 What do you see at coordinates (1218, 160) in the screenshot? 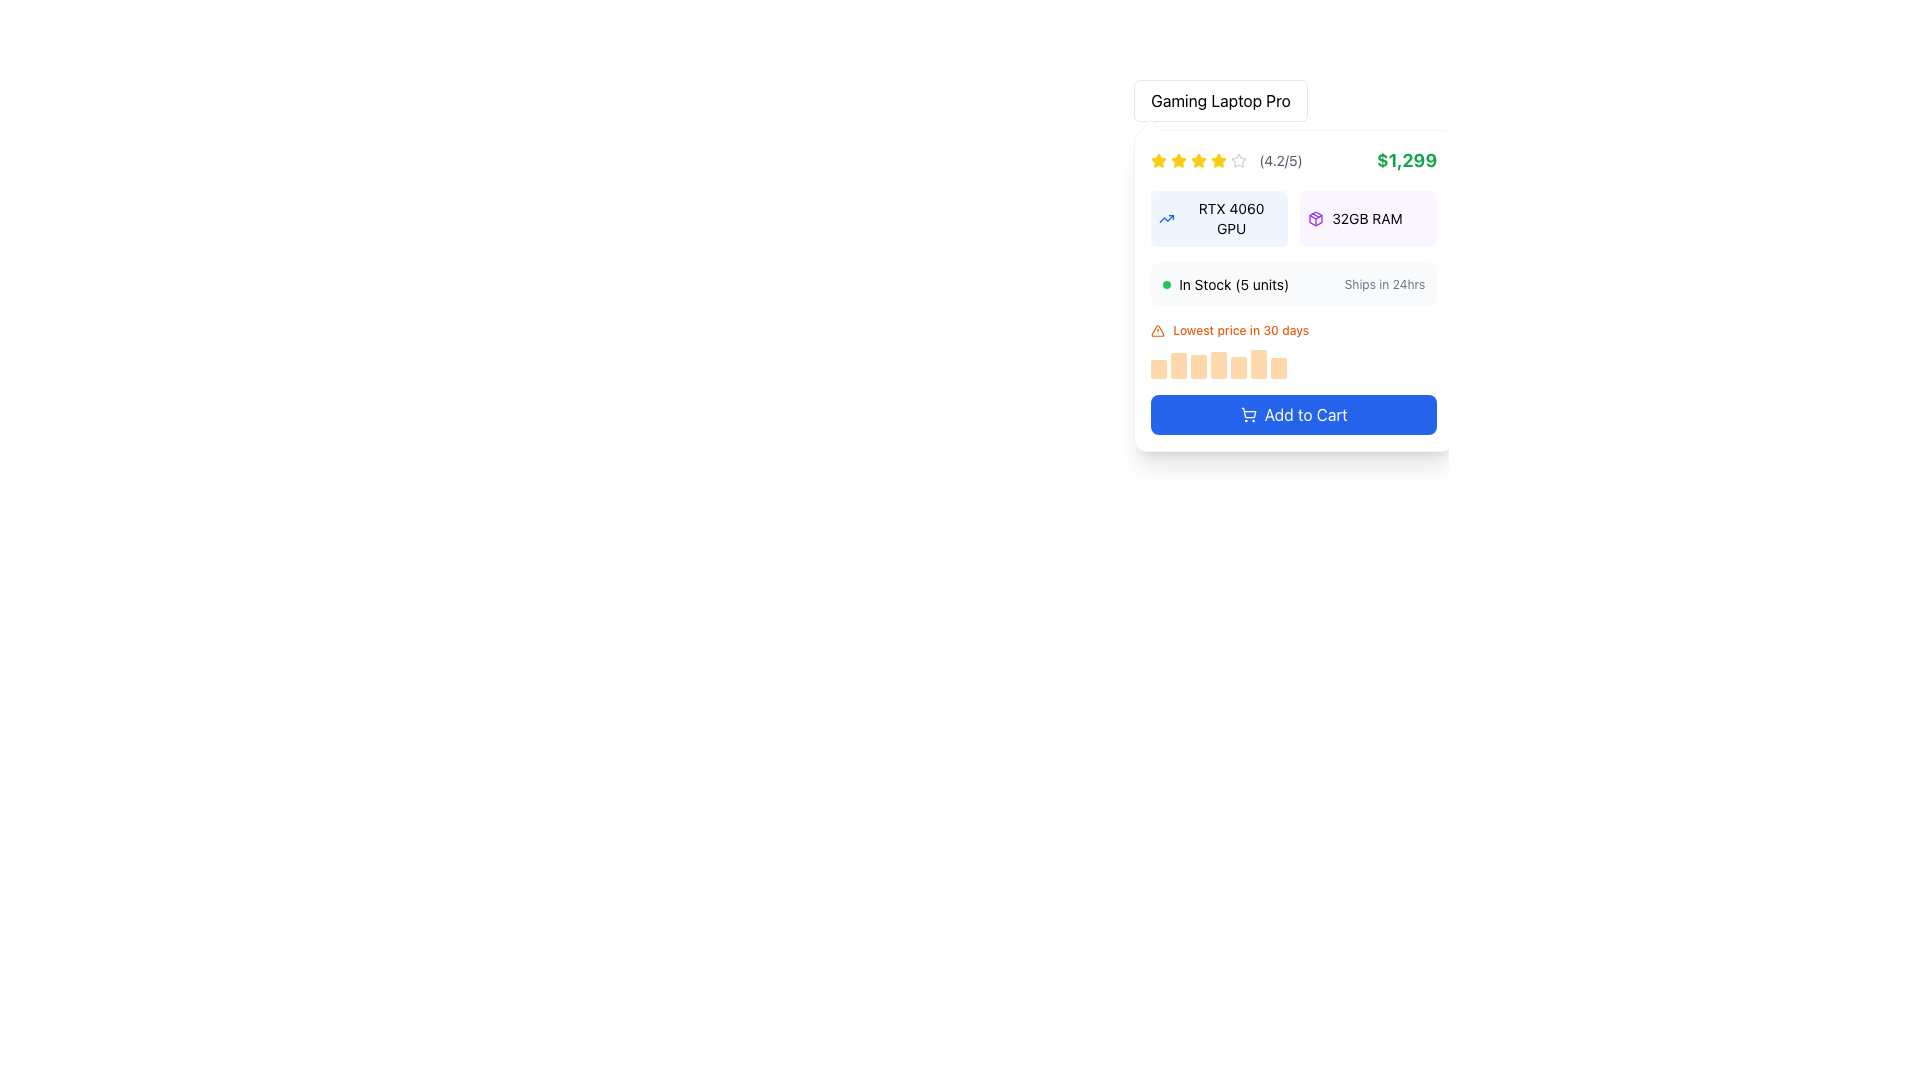
I see `the fifth star icon in the rating system, which represents the maximum value in a 5-star rating` at bounding box center [1218, 160].